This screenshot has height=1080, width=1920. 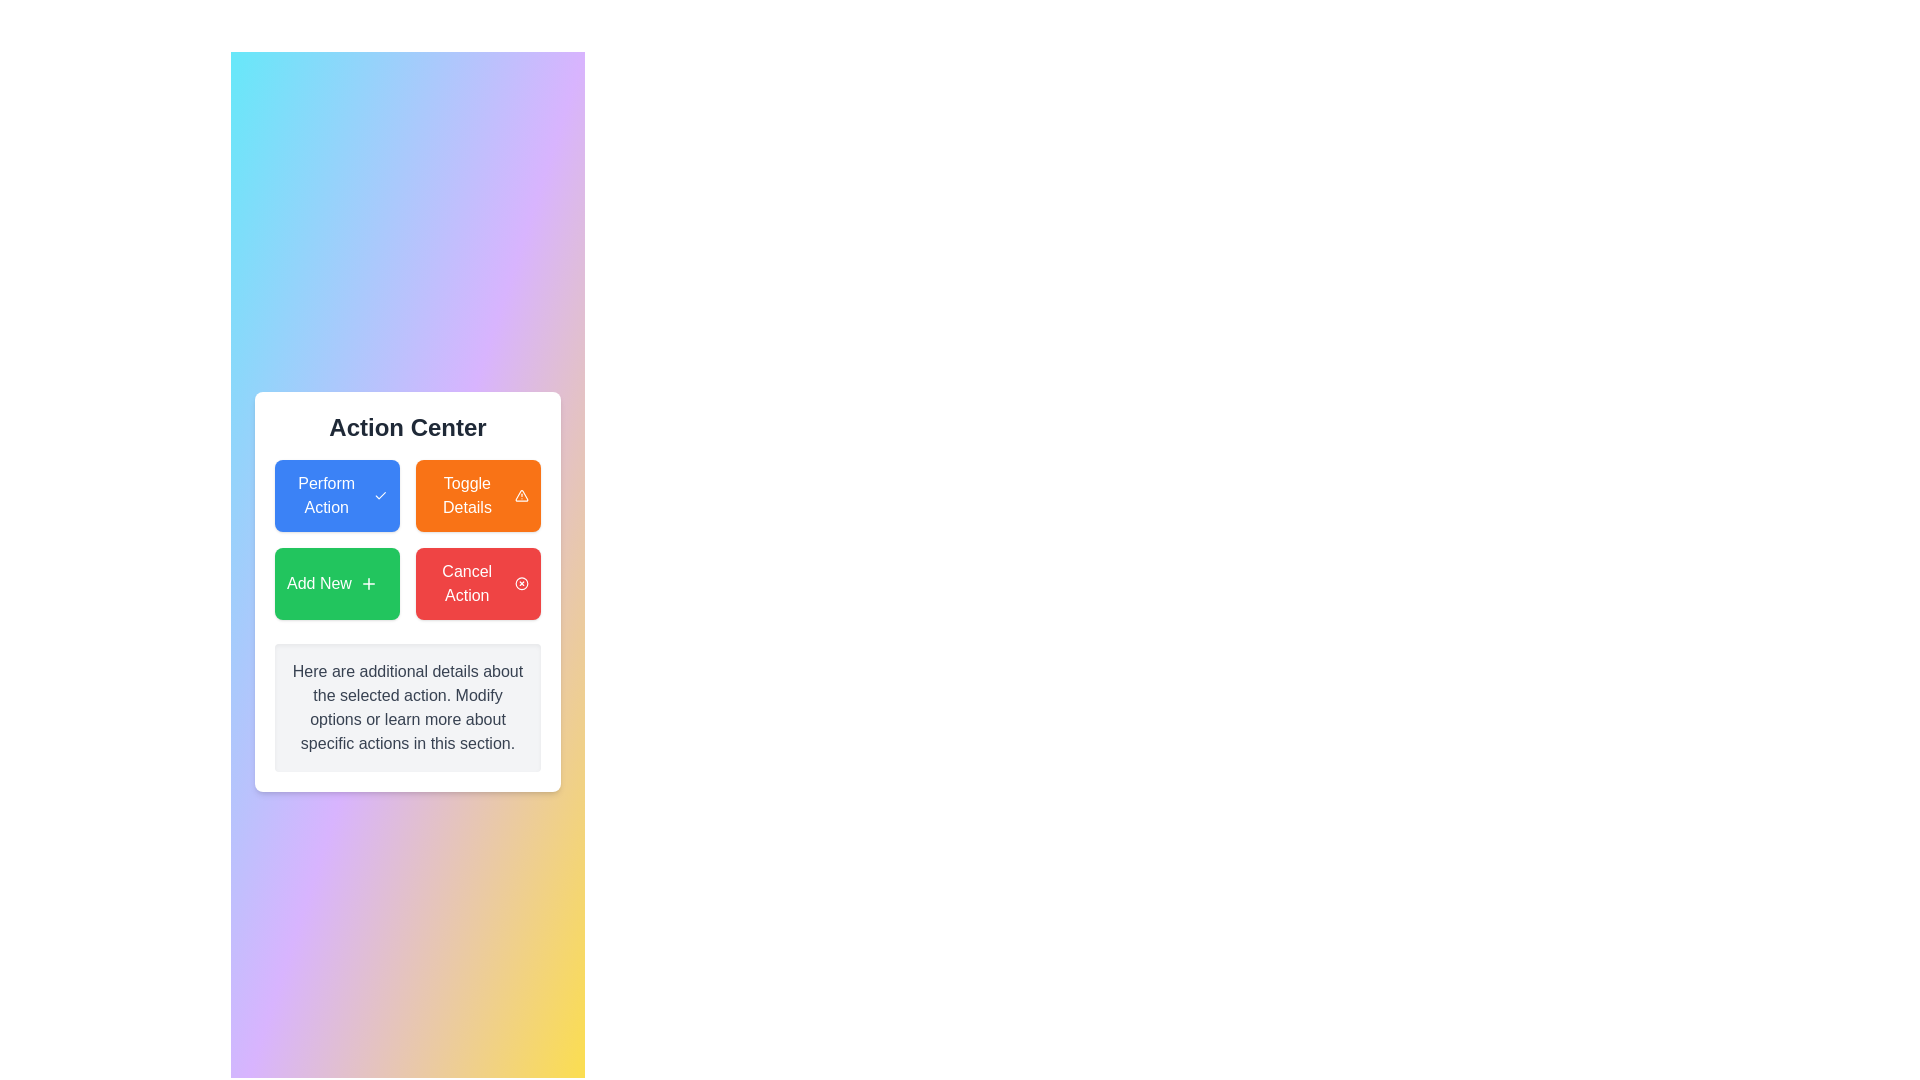 What do you see at coordinates (407, 707) in the screenshot?
I see `text from the informational text box located at the bottom of the 'Action Center' panel, which has a light gray background and contains centrally aligned dark gray text` at bounding box center [407, 707].